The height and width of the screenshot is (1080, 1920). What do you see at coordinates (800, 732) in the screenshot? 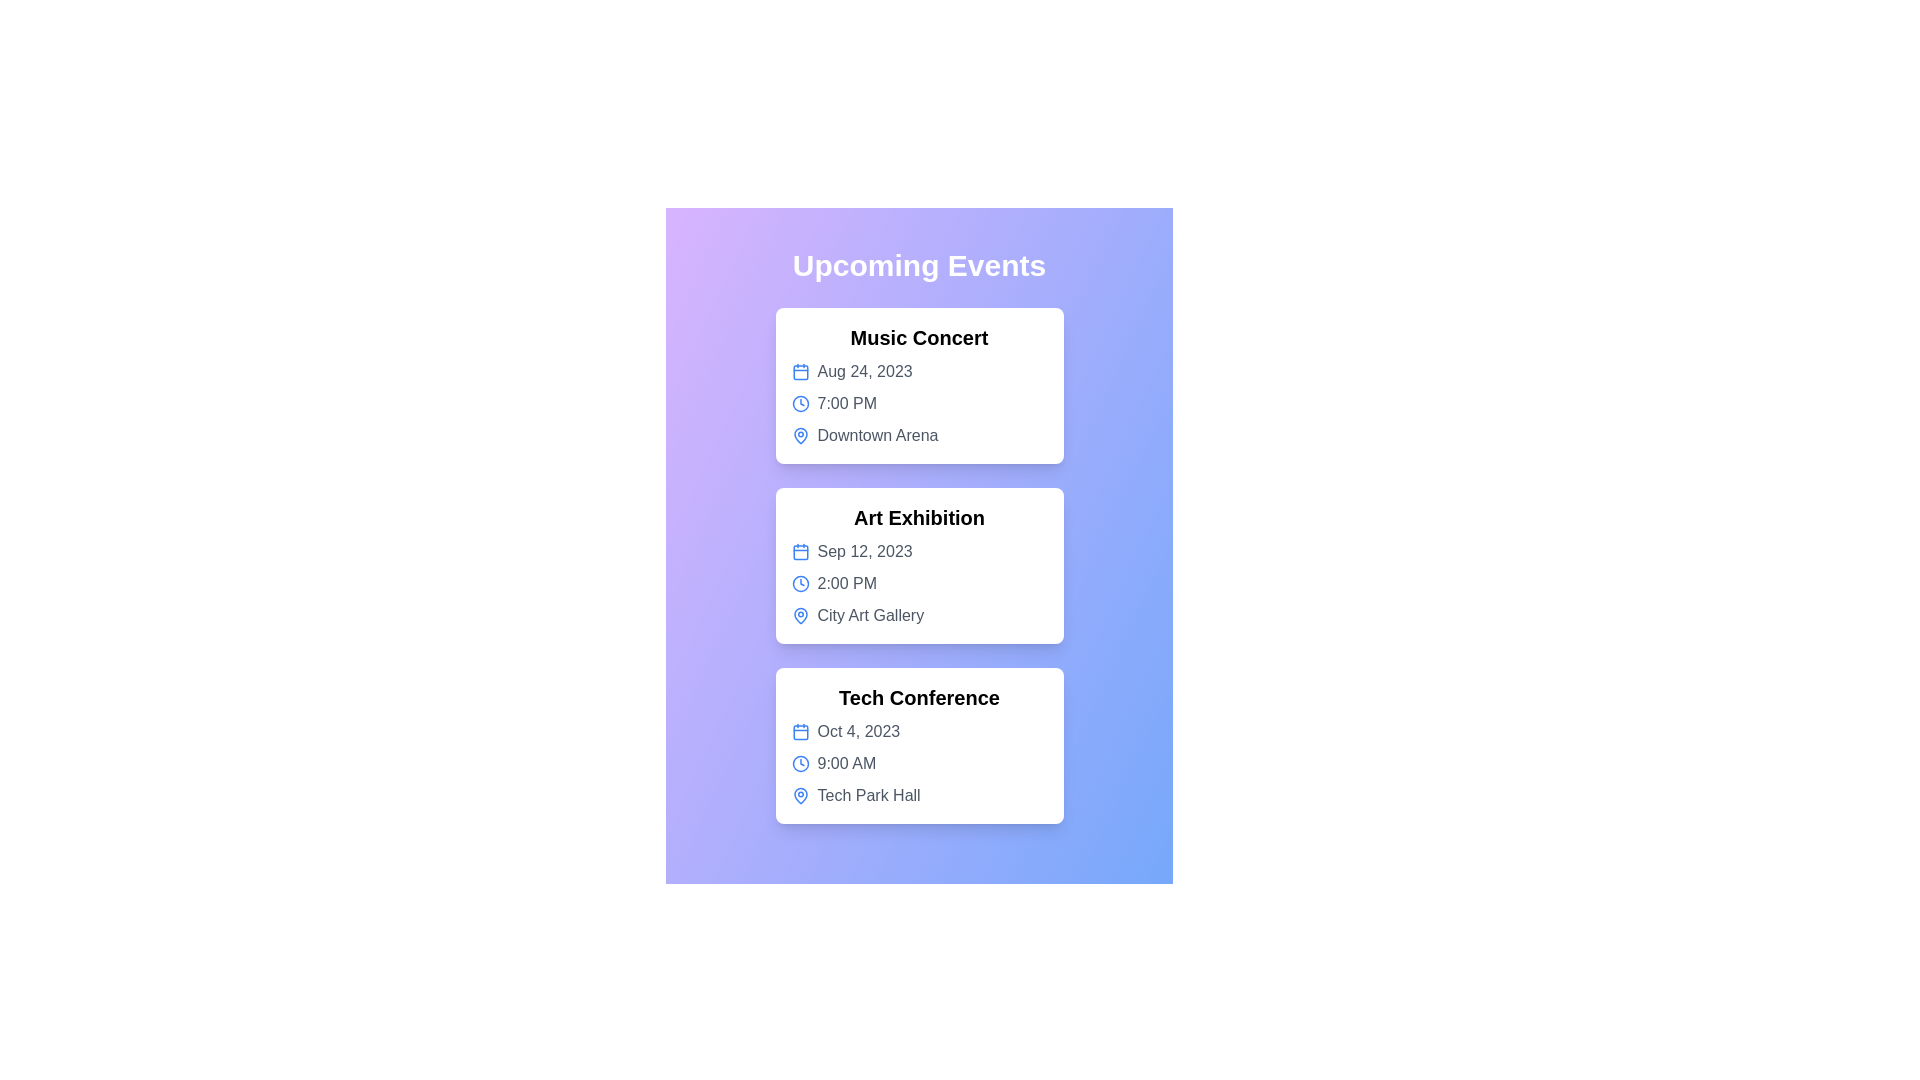
I see `the calendar icon located to the left of the text 'Oct 4, 2023', which serves as a visual representation for a date` at bounding box center [800, 732].